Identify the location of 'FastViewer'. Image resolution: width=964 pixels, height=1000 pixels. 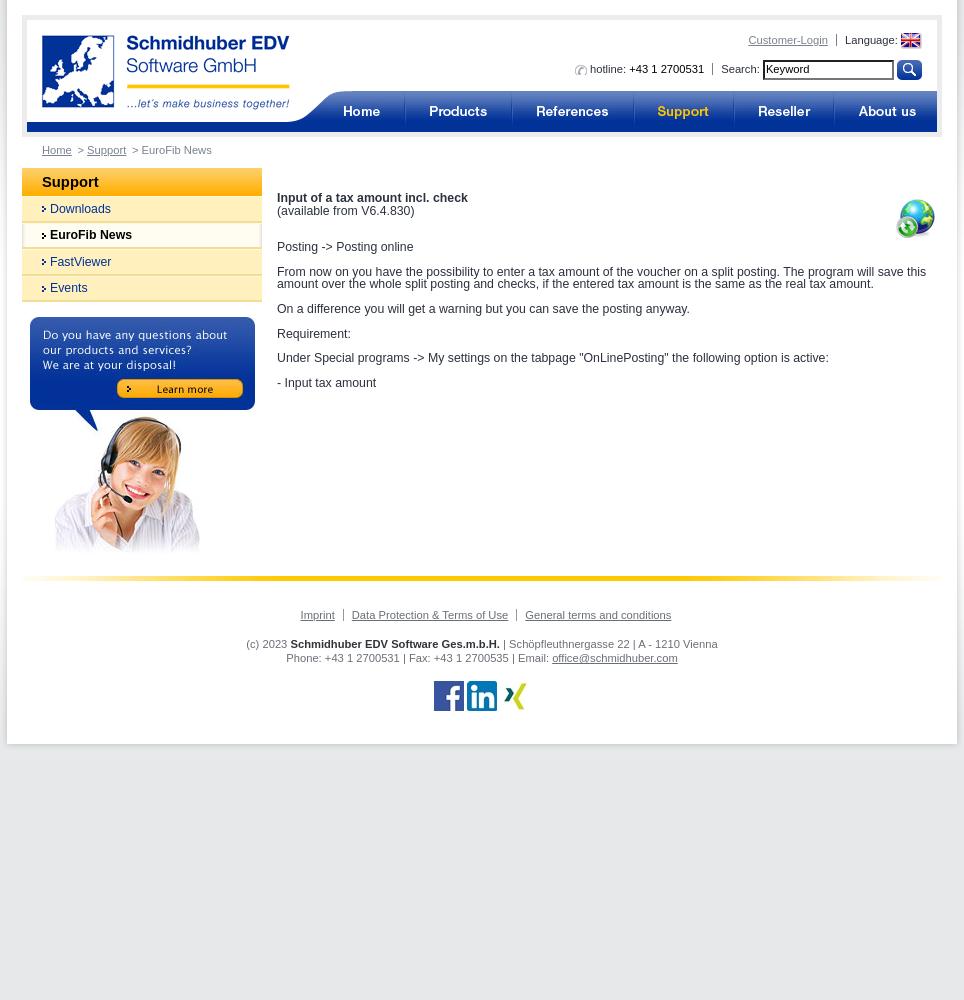
(80, 261).